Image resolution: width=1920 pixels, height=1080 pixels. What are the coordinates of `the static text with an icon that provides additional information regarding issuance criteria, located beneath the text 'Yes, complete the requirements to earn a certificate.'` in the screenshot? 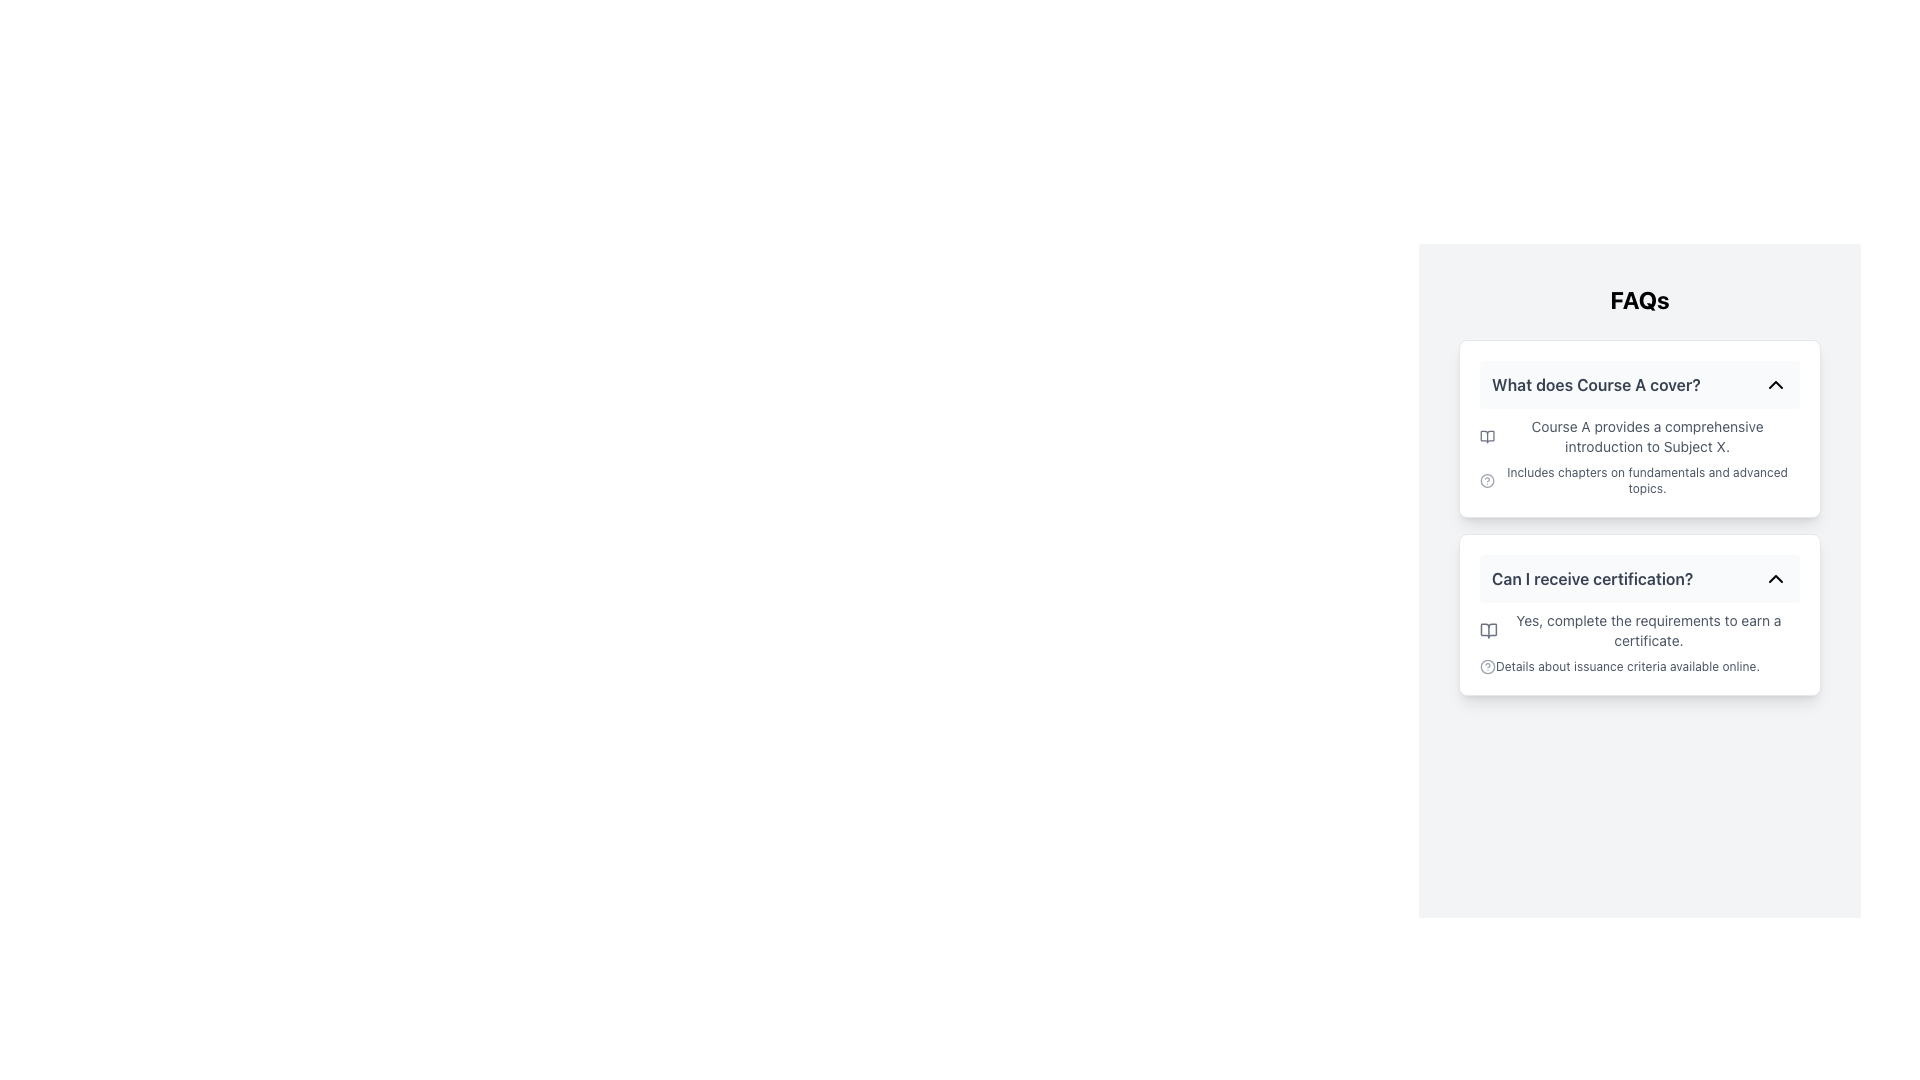 It's located at (1640, 667).